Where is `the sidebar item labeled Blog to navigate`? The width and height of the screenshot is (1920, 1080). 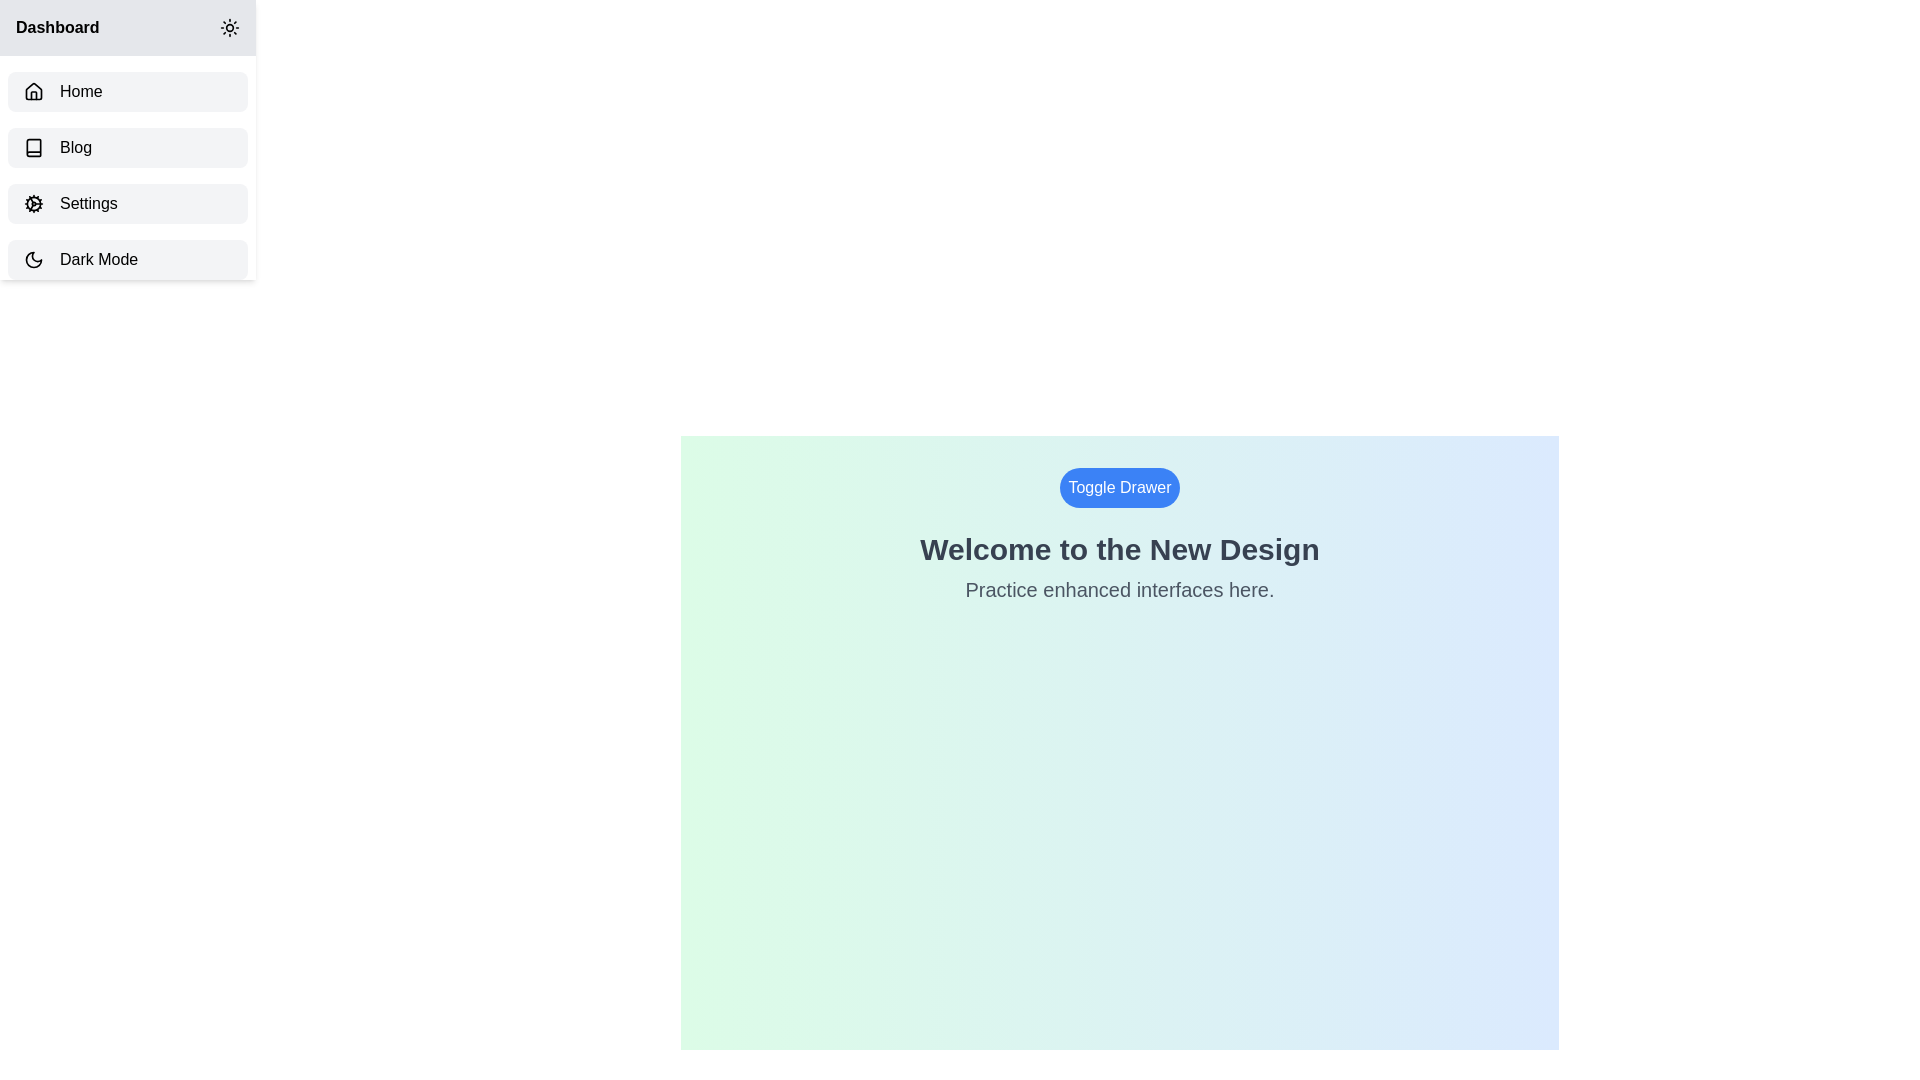
the sidebar item labeled Blog to navigate is located at coordinates (127, 146).